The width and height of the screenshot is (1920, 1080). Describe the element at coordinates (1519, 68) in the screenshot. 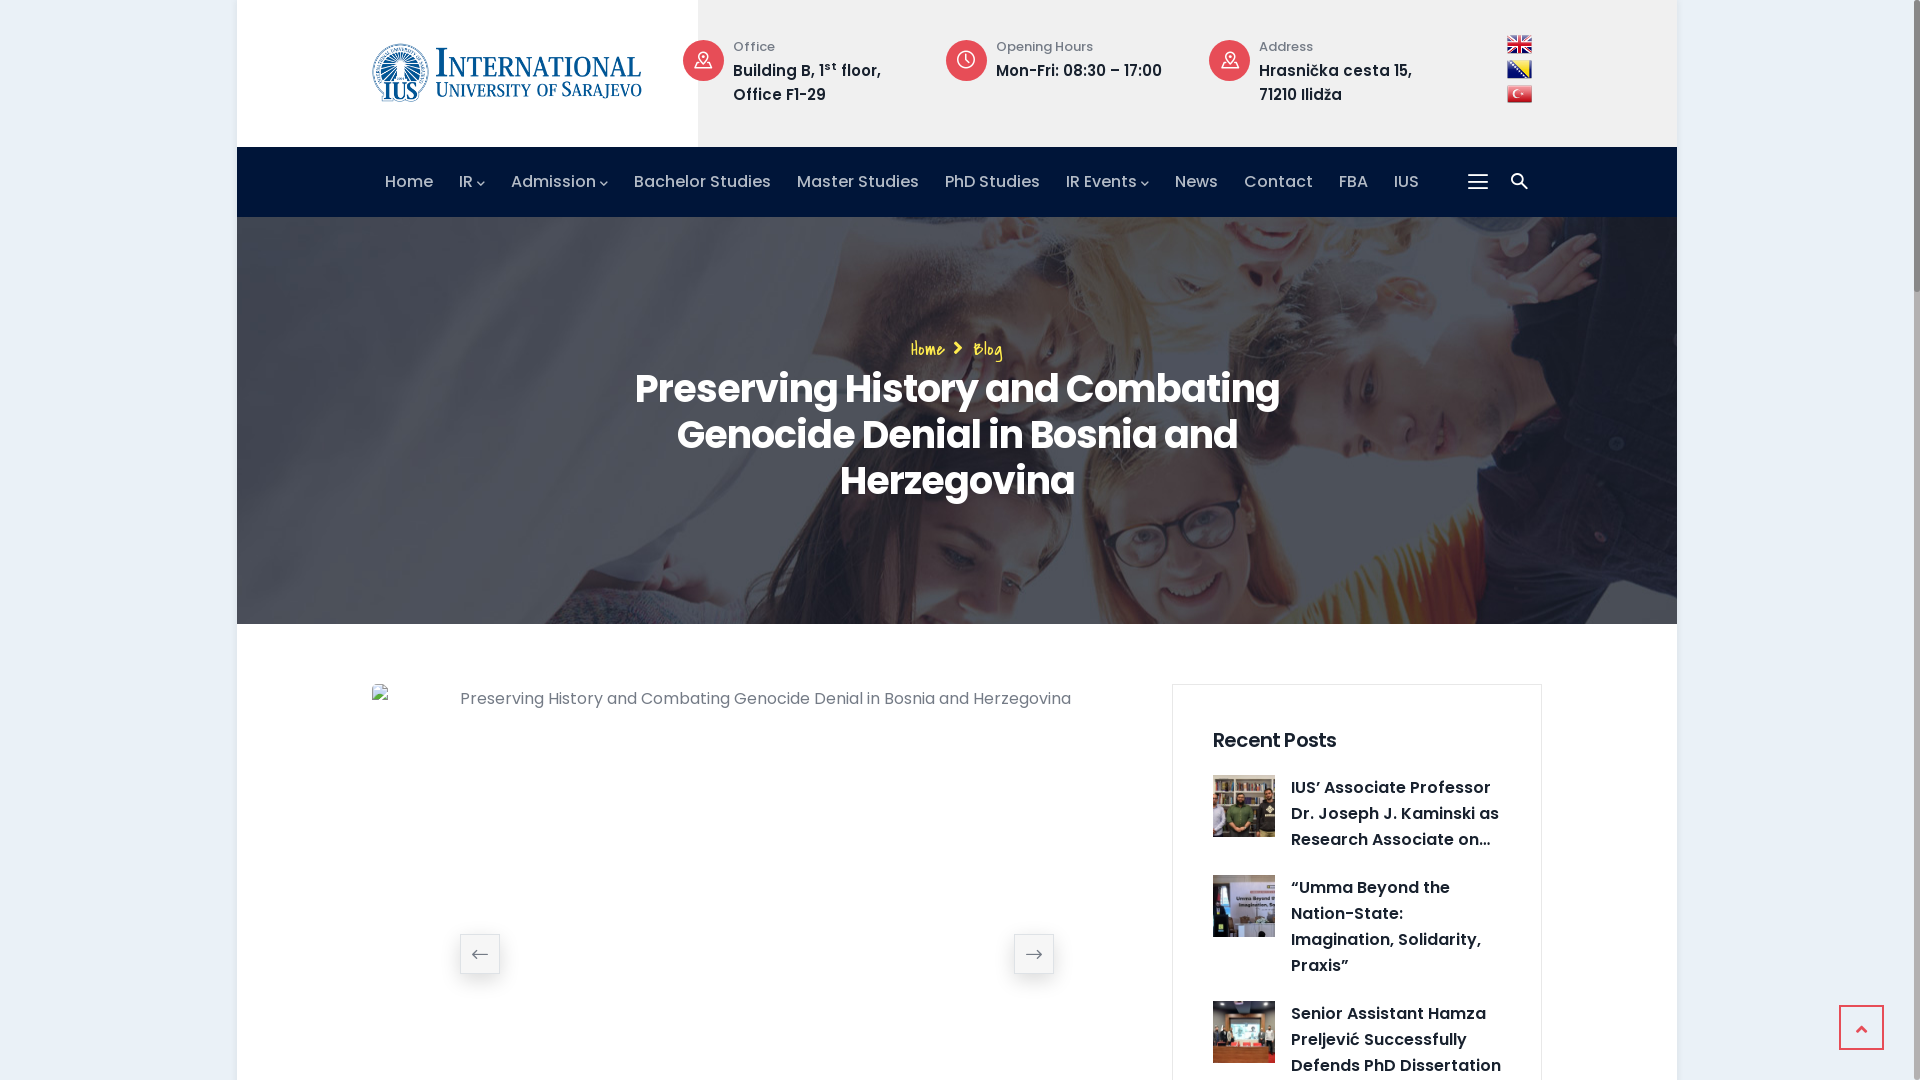

I see `'Bosnian'` at that location.